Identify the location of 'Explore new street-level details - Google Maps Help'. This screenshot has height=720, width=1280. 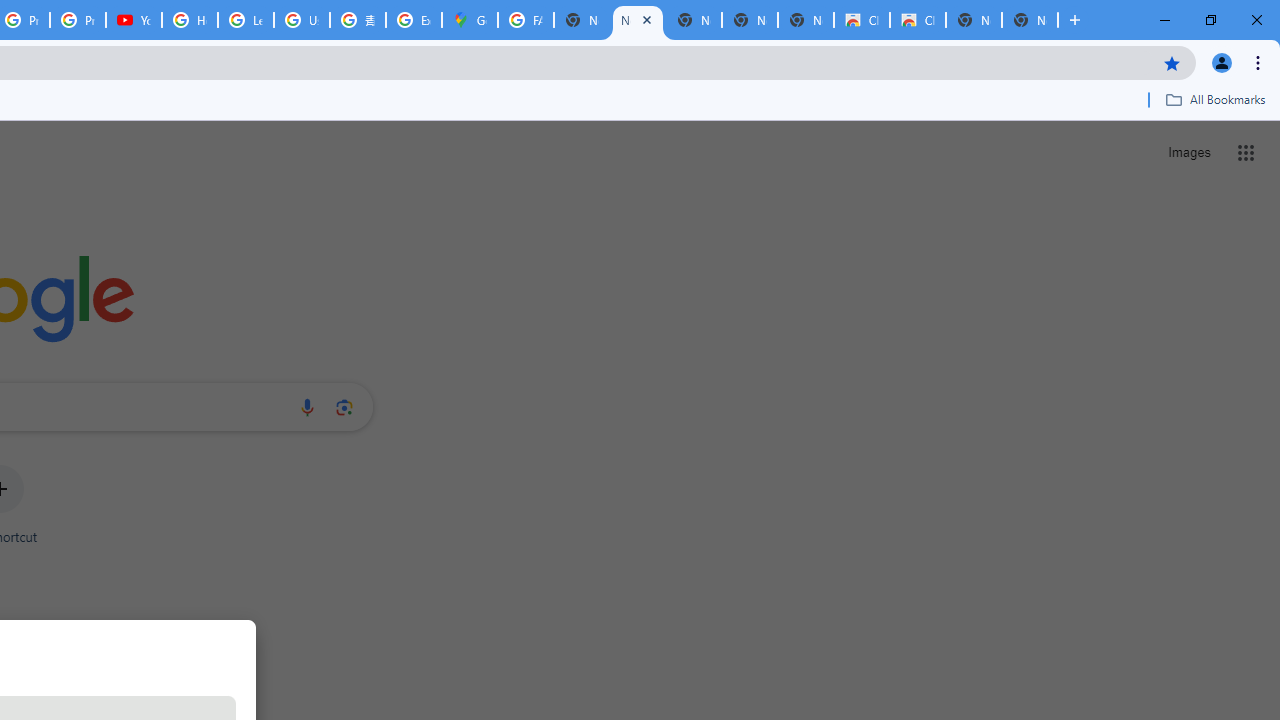
(413, 20).